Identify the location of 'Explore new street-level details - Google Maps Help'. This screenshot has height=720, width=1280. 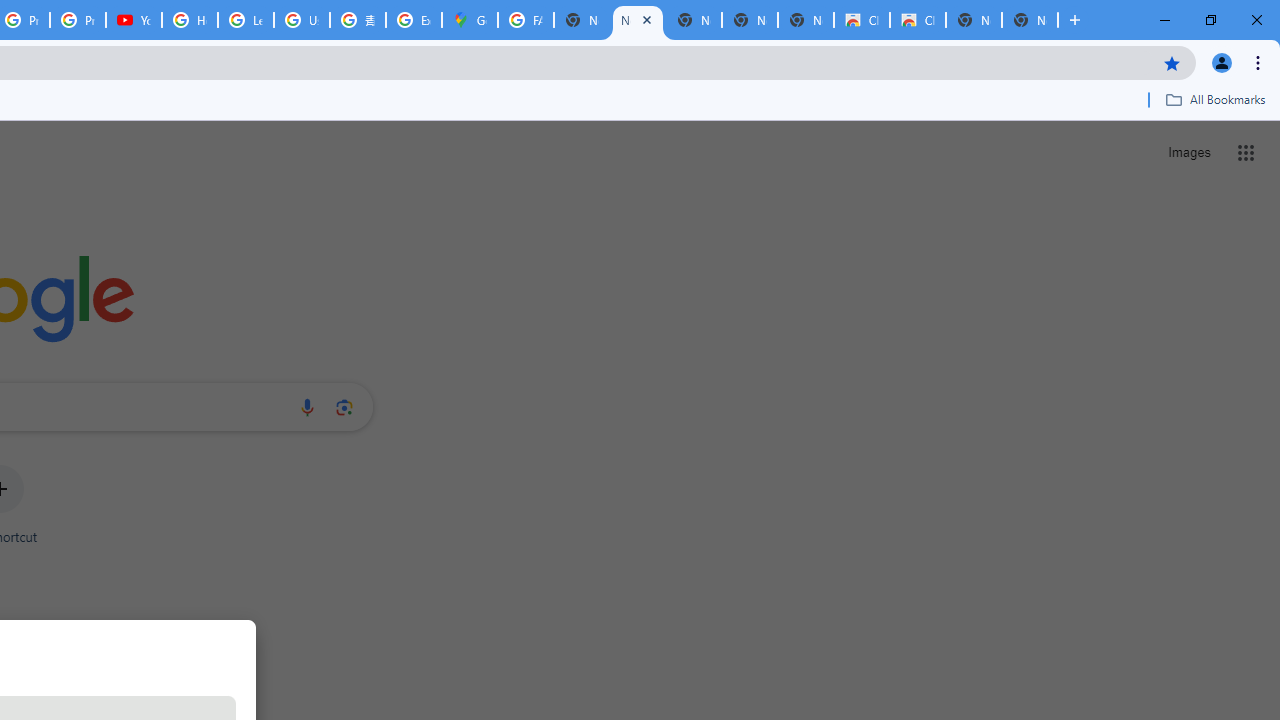
(413, 20).